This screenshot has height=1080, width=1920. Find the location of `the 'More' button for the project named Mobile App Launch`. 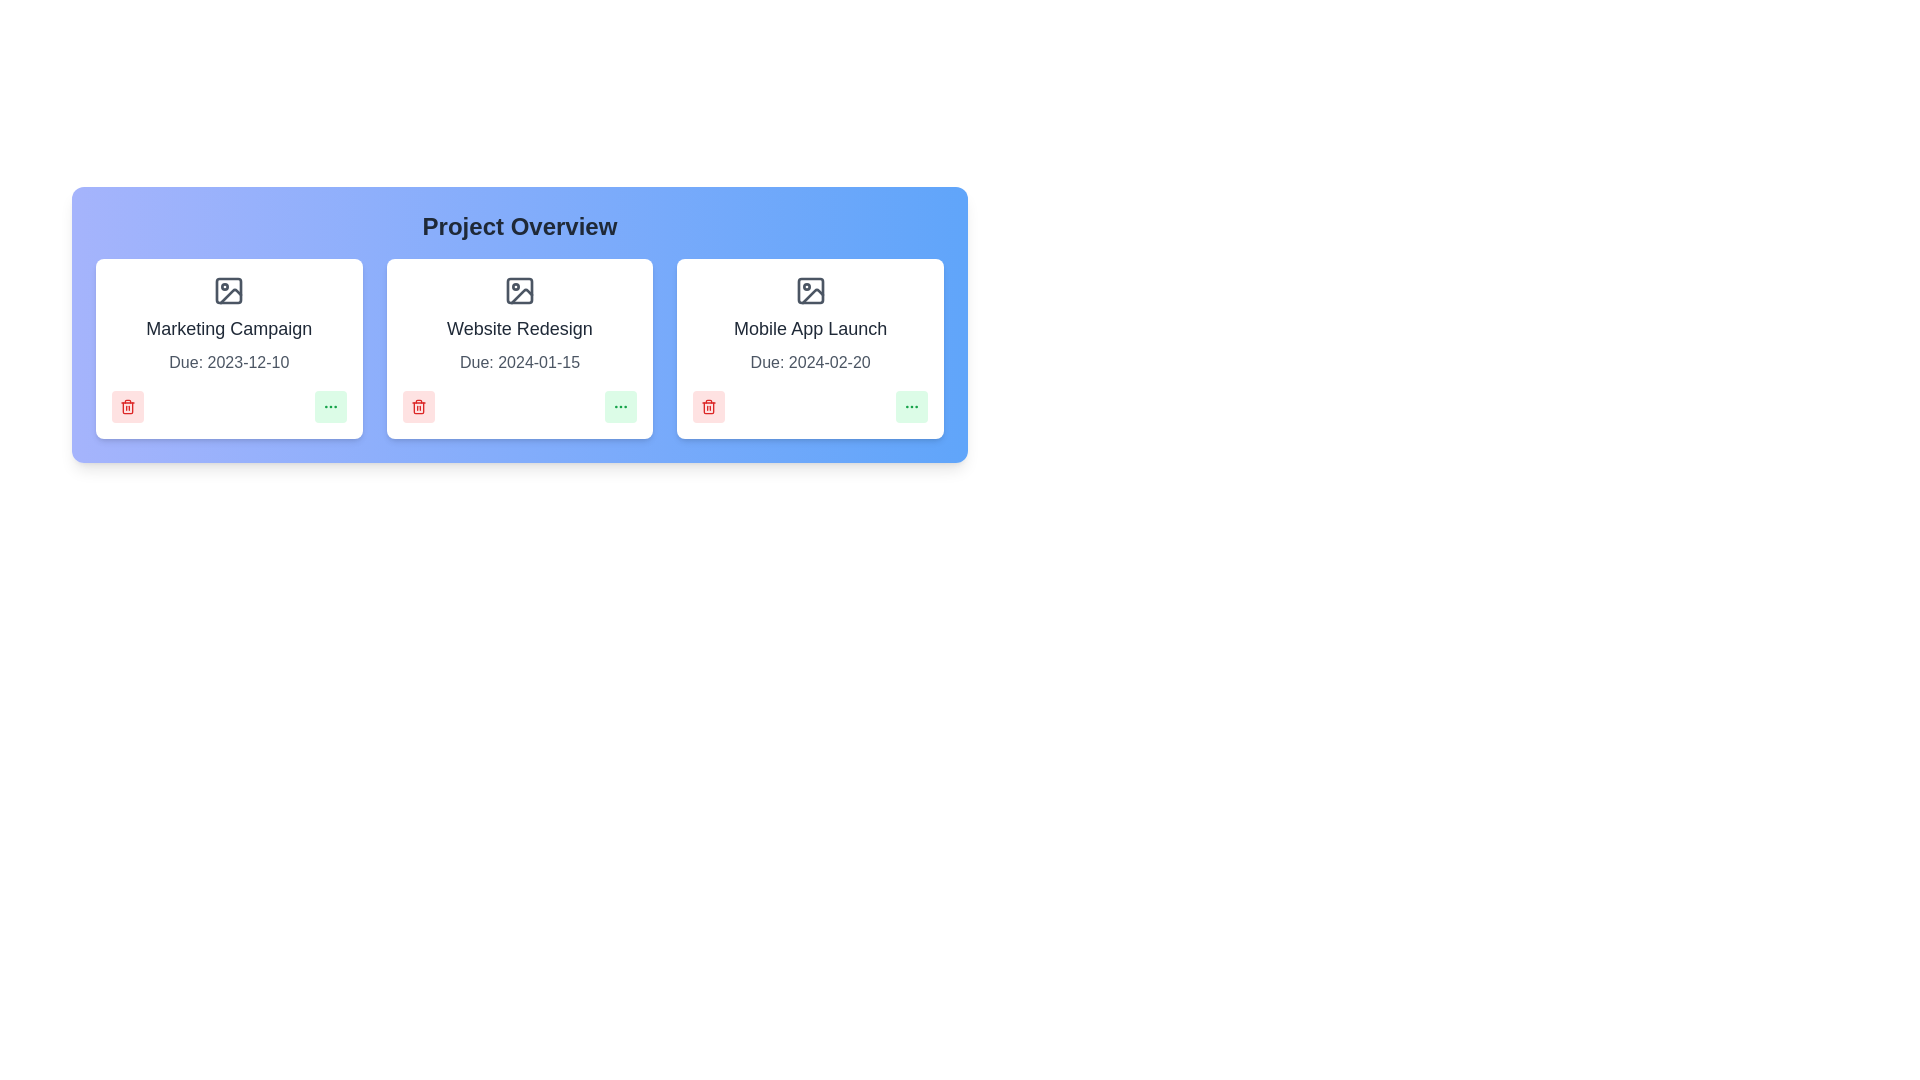

the 'More' button for the project named Mobile App Launch is located at coordinates (911, 406).